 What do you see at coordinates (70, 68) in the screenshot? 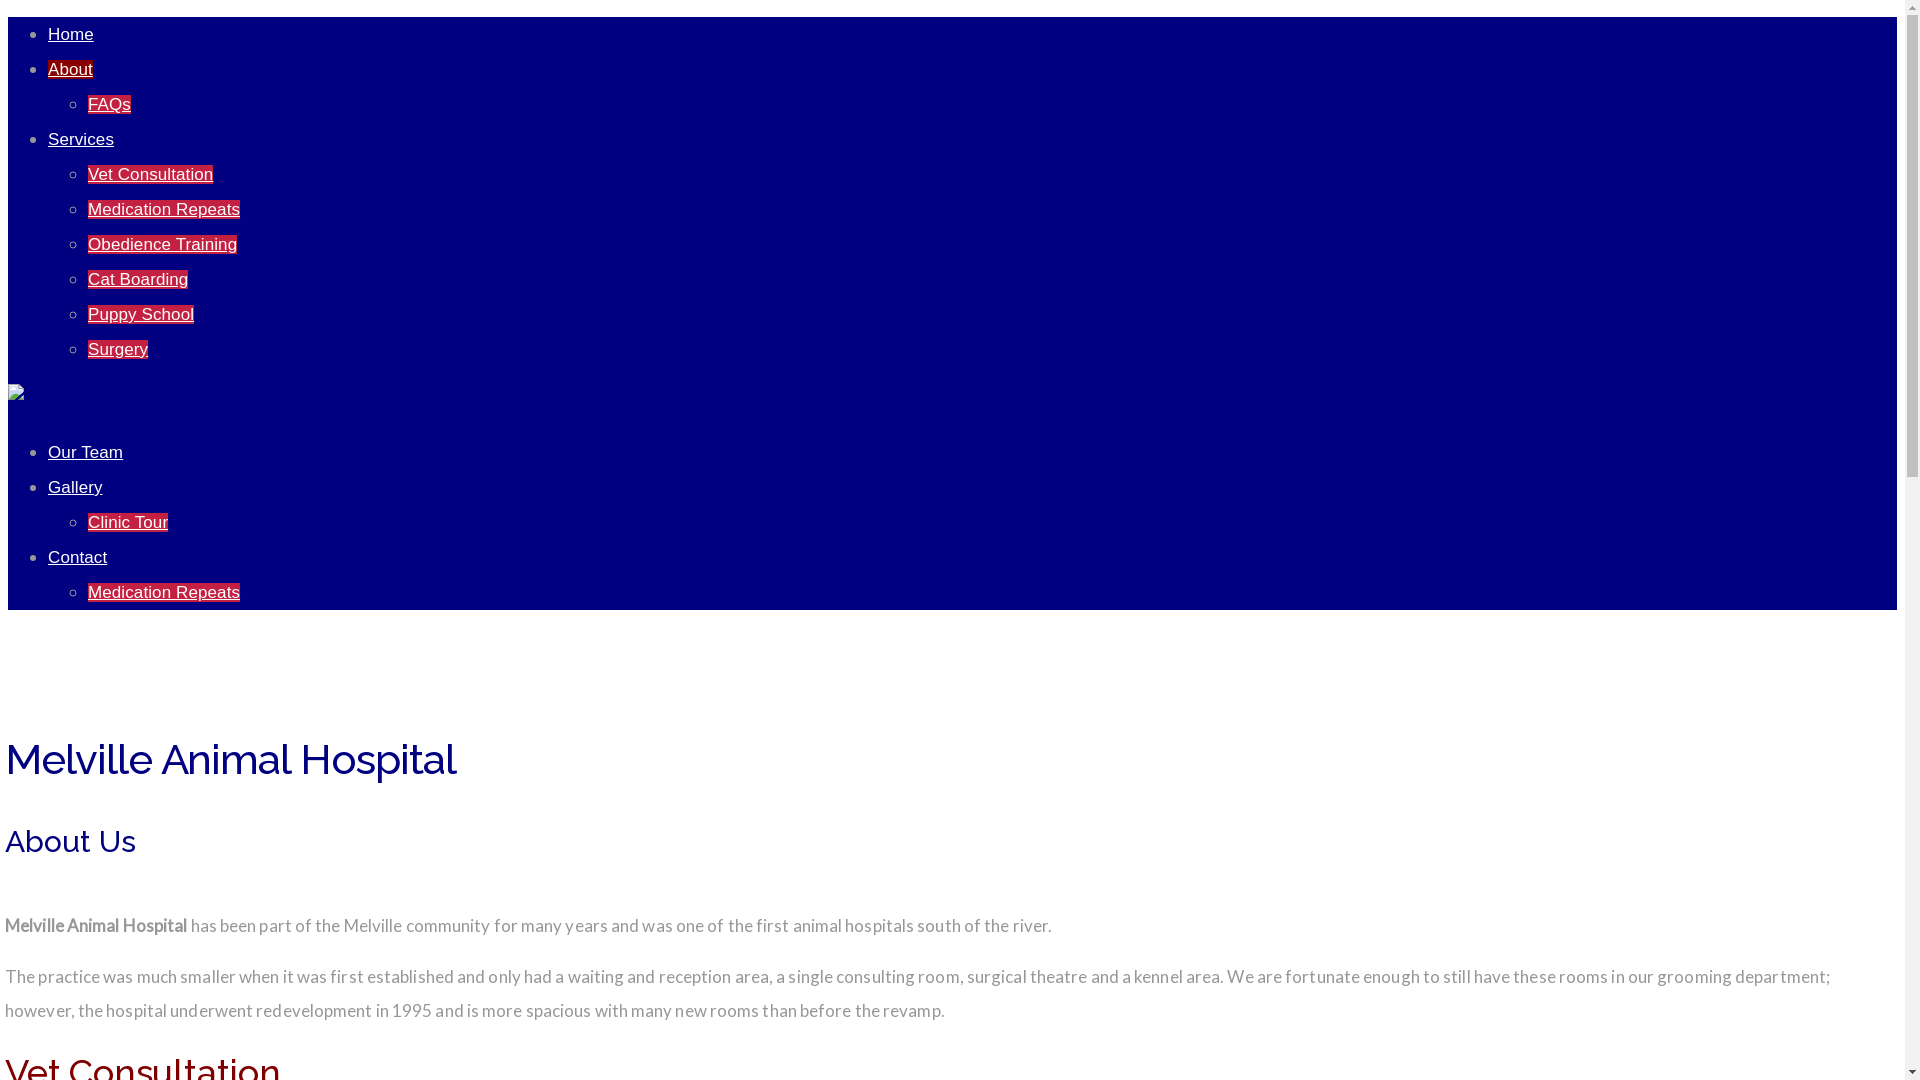
I see `'About'` at bounding box center [70, 68].